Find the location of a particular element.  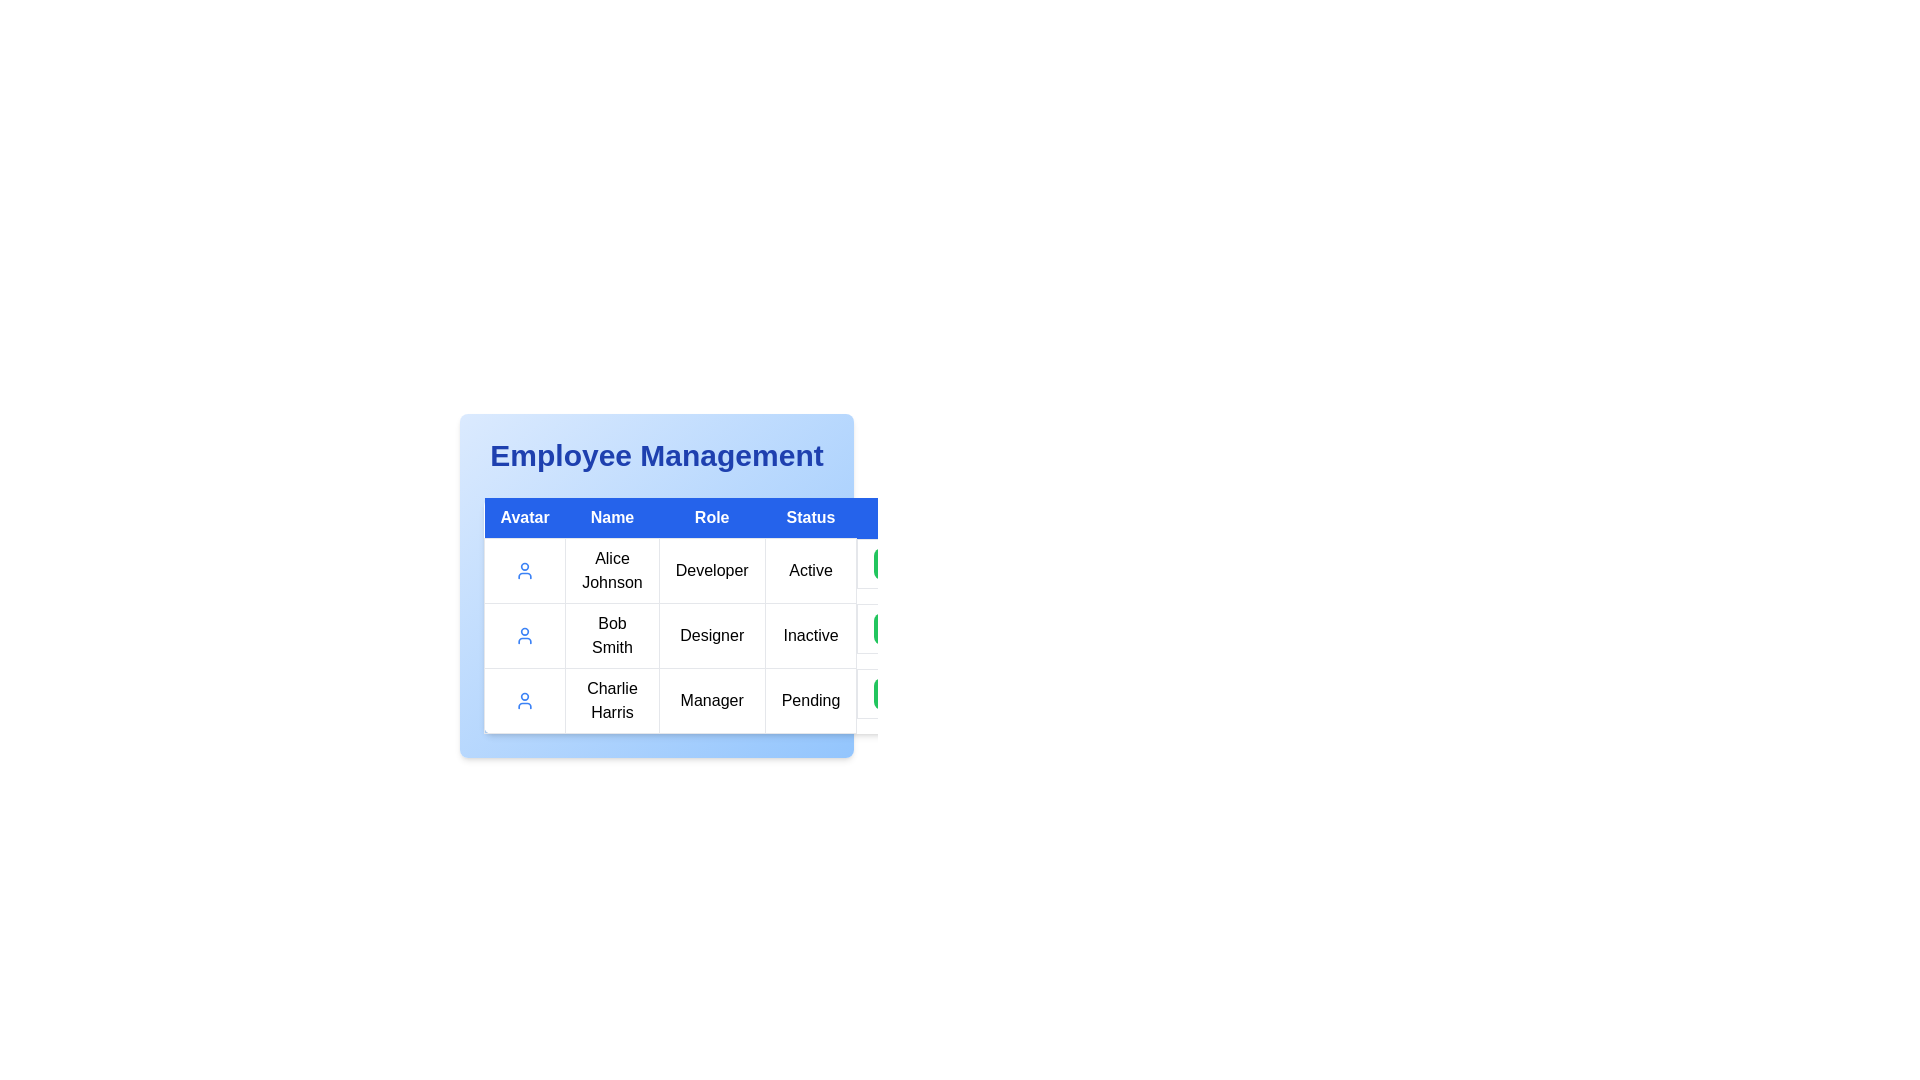

the group of three rounded rectangular buttons (green with checkmark, yellow with pen, red with trash can) in the fourth column associated with 'Bob Smith' under the 'Employee Management' section is located at coordinates (929, 627).